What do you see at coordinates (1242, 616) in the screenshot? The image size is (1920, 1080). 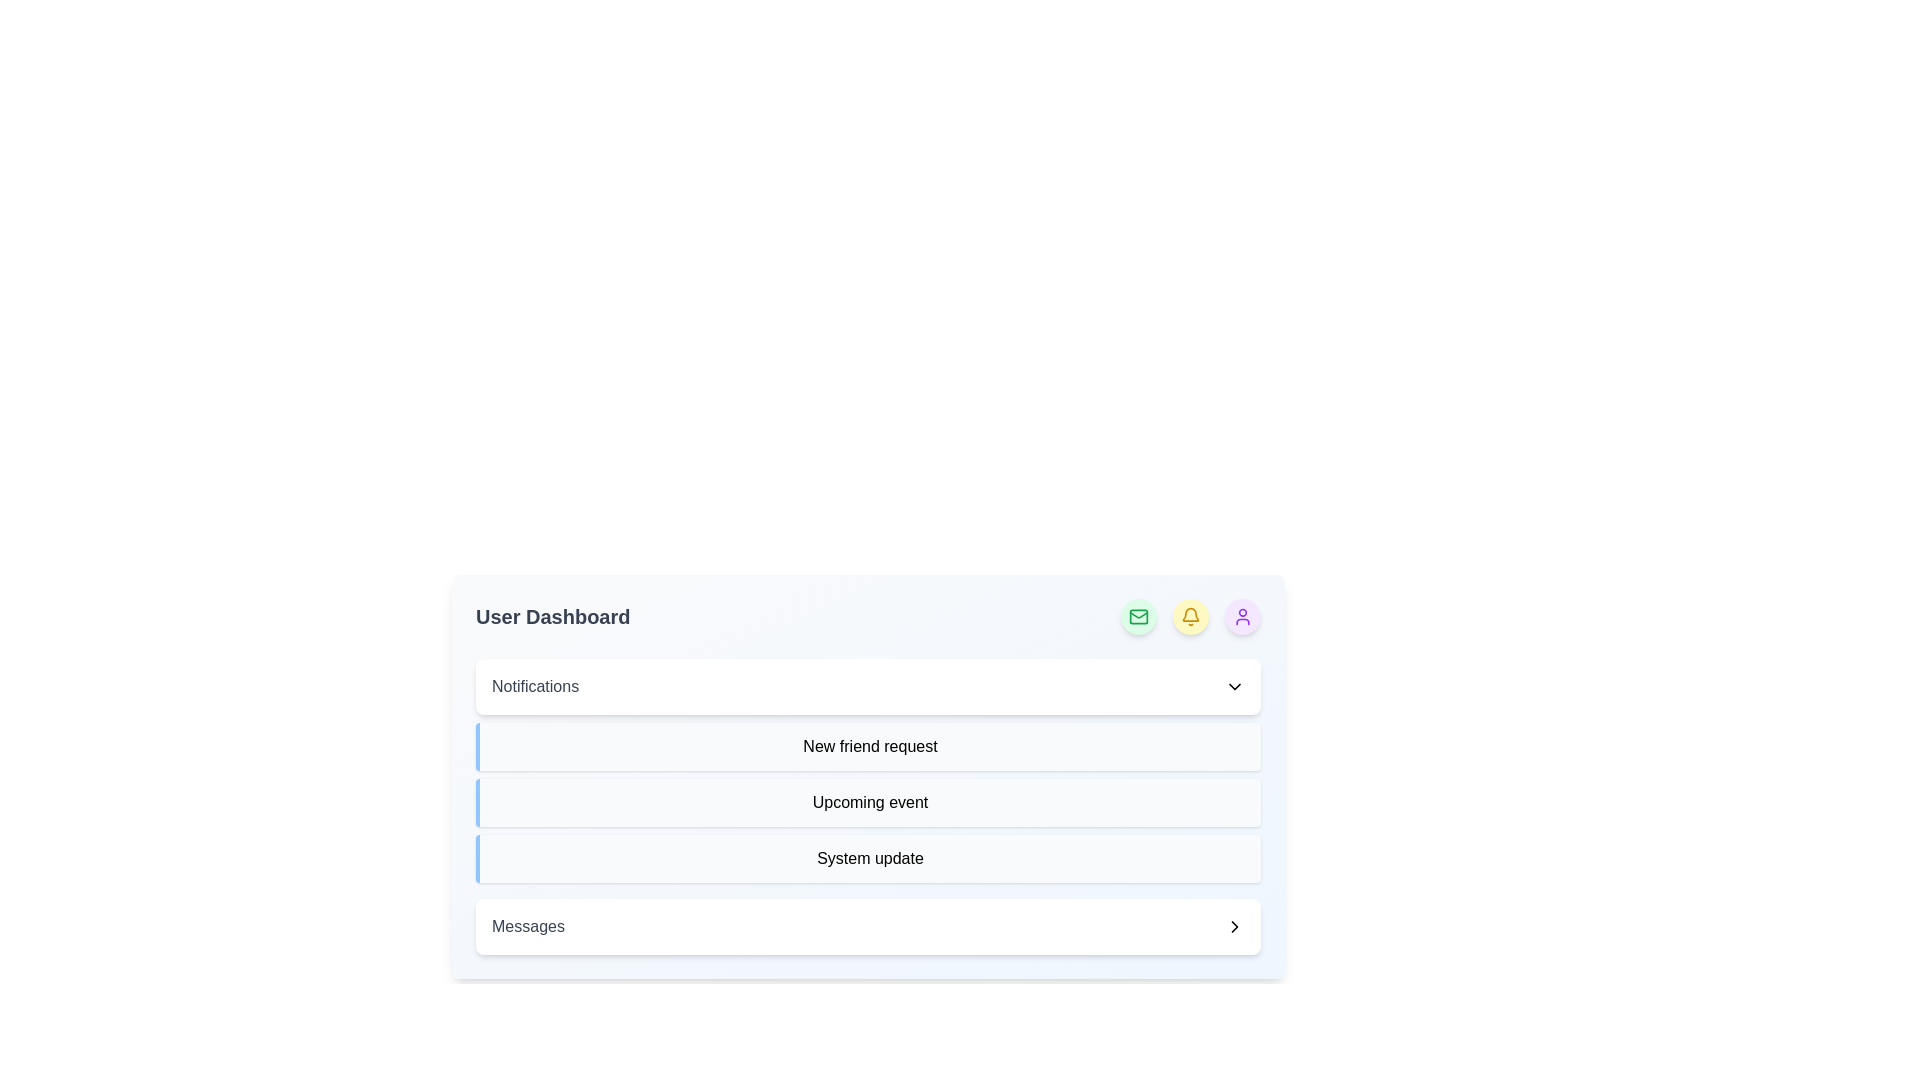 I see `the user profile button located in the top right corner of the user dashboard, which is the fourth icon from the left` at bounding box center [1242, 616].